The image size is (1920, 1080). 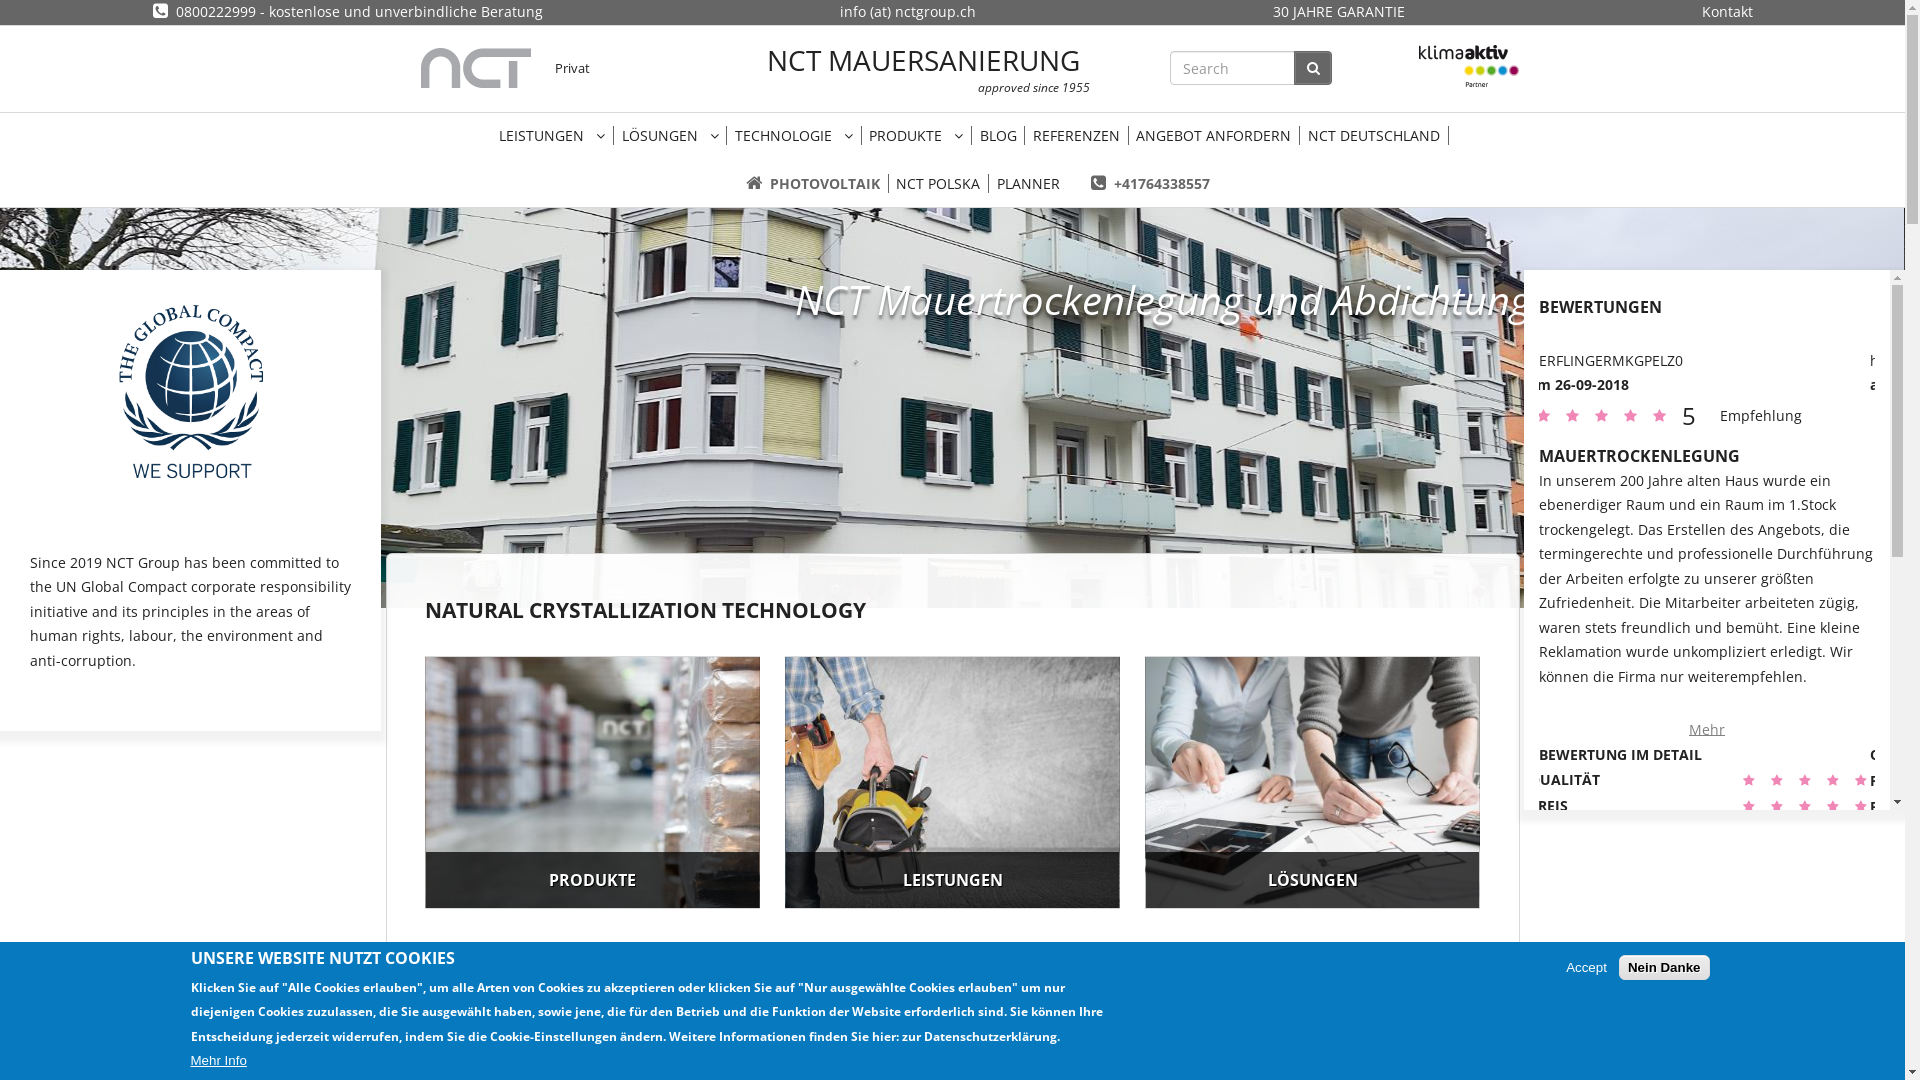 I want to click on 'ANGEBOT ANFORDERN', so click(x=1213, y=135).